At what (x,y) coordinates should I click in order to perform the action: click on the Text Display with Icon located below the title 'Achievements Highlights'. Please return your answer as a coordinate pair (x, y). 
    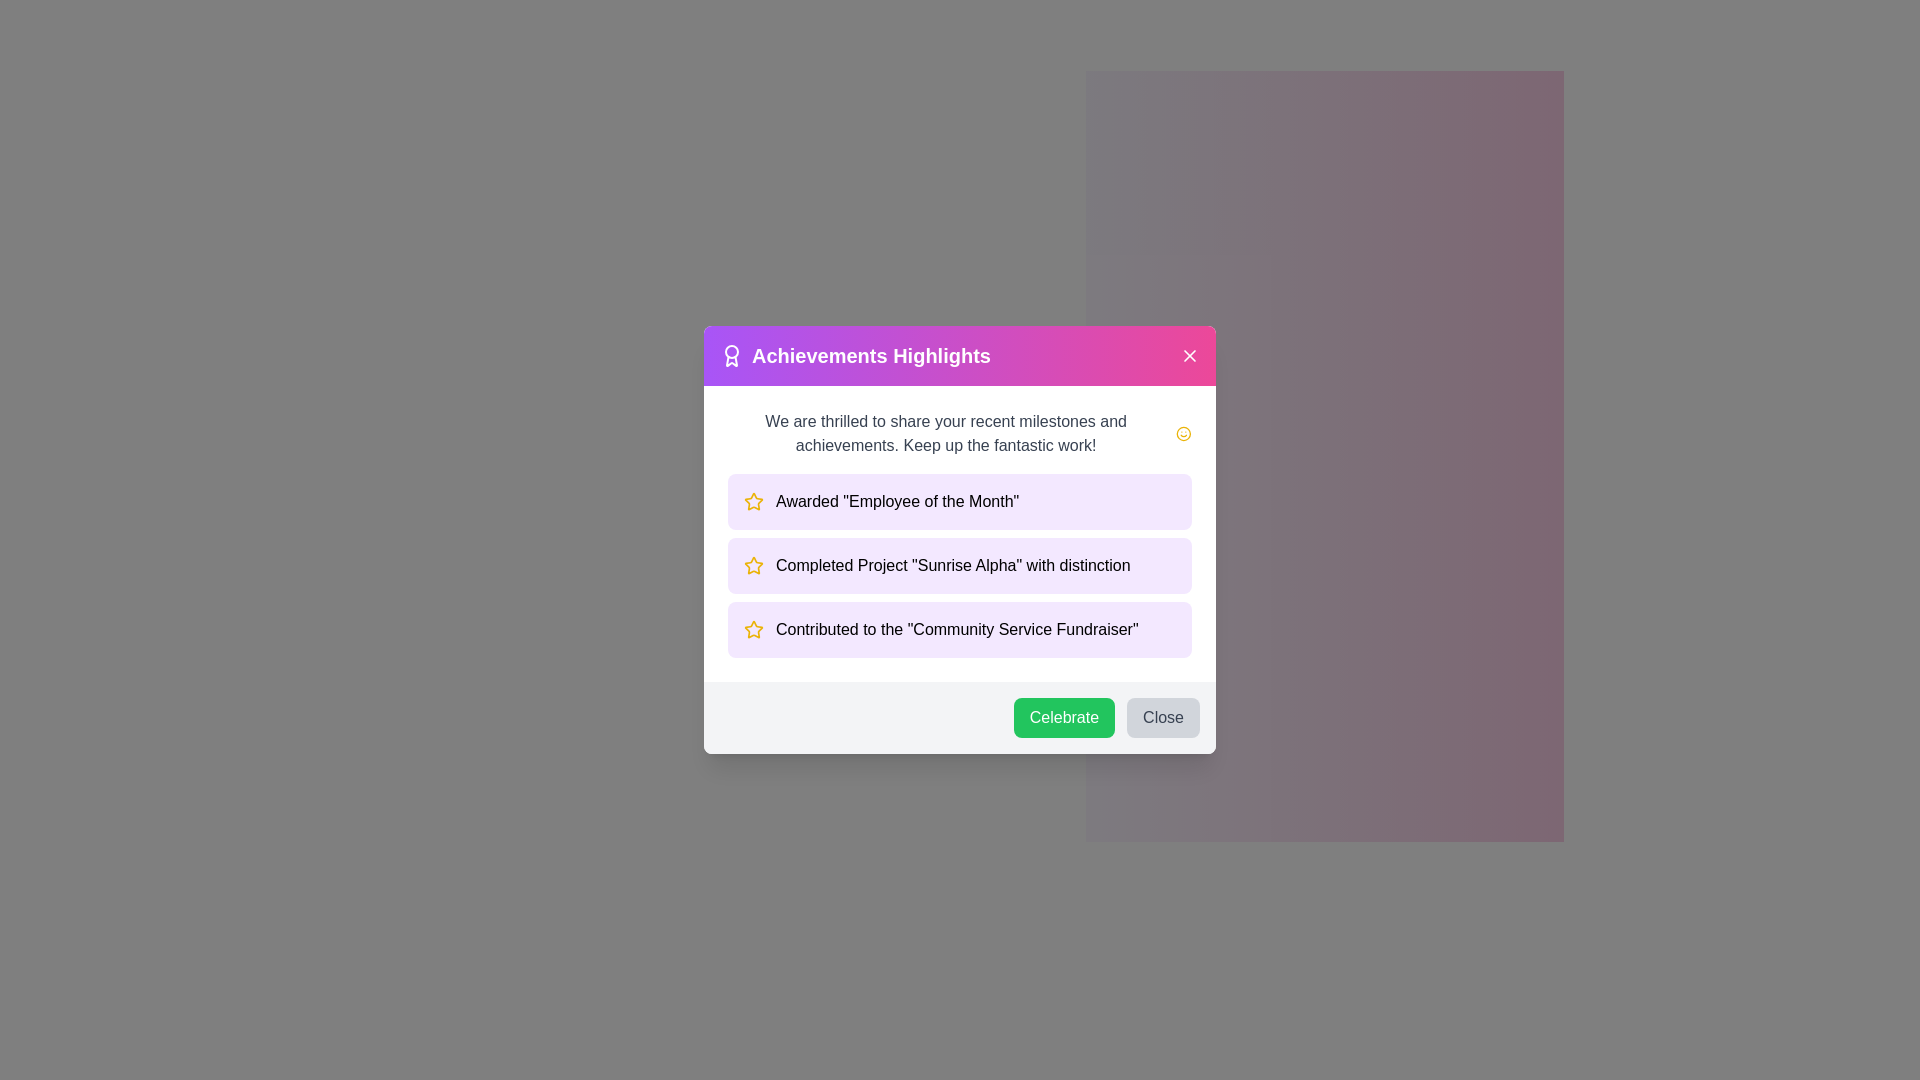
    Looking at the image, I should click on (960, 433).